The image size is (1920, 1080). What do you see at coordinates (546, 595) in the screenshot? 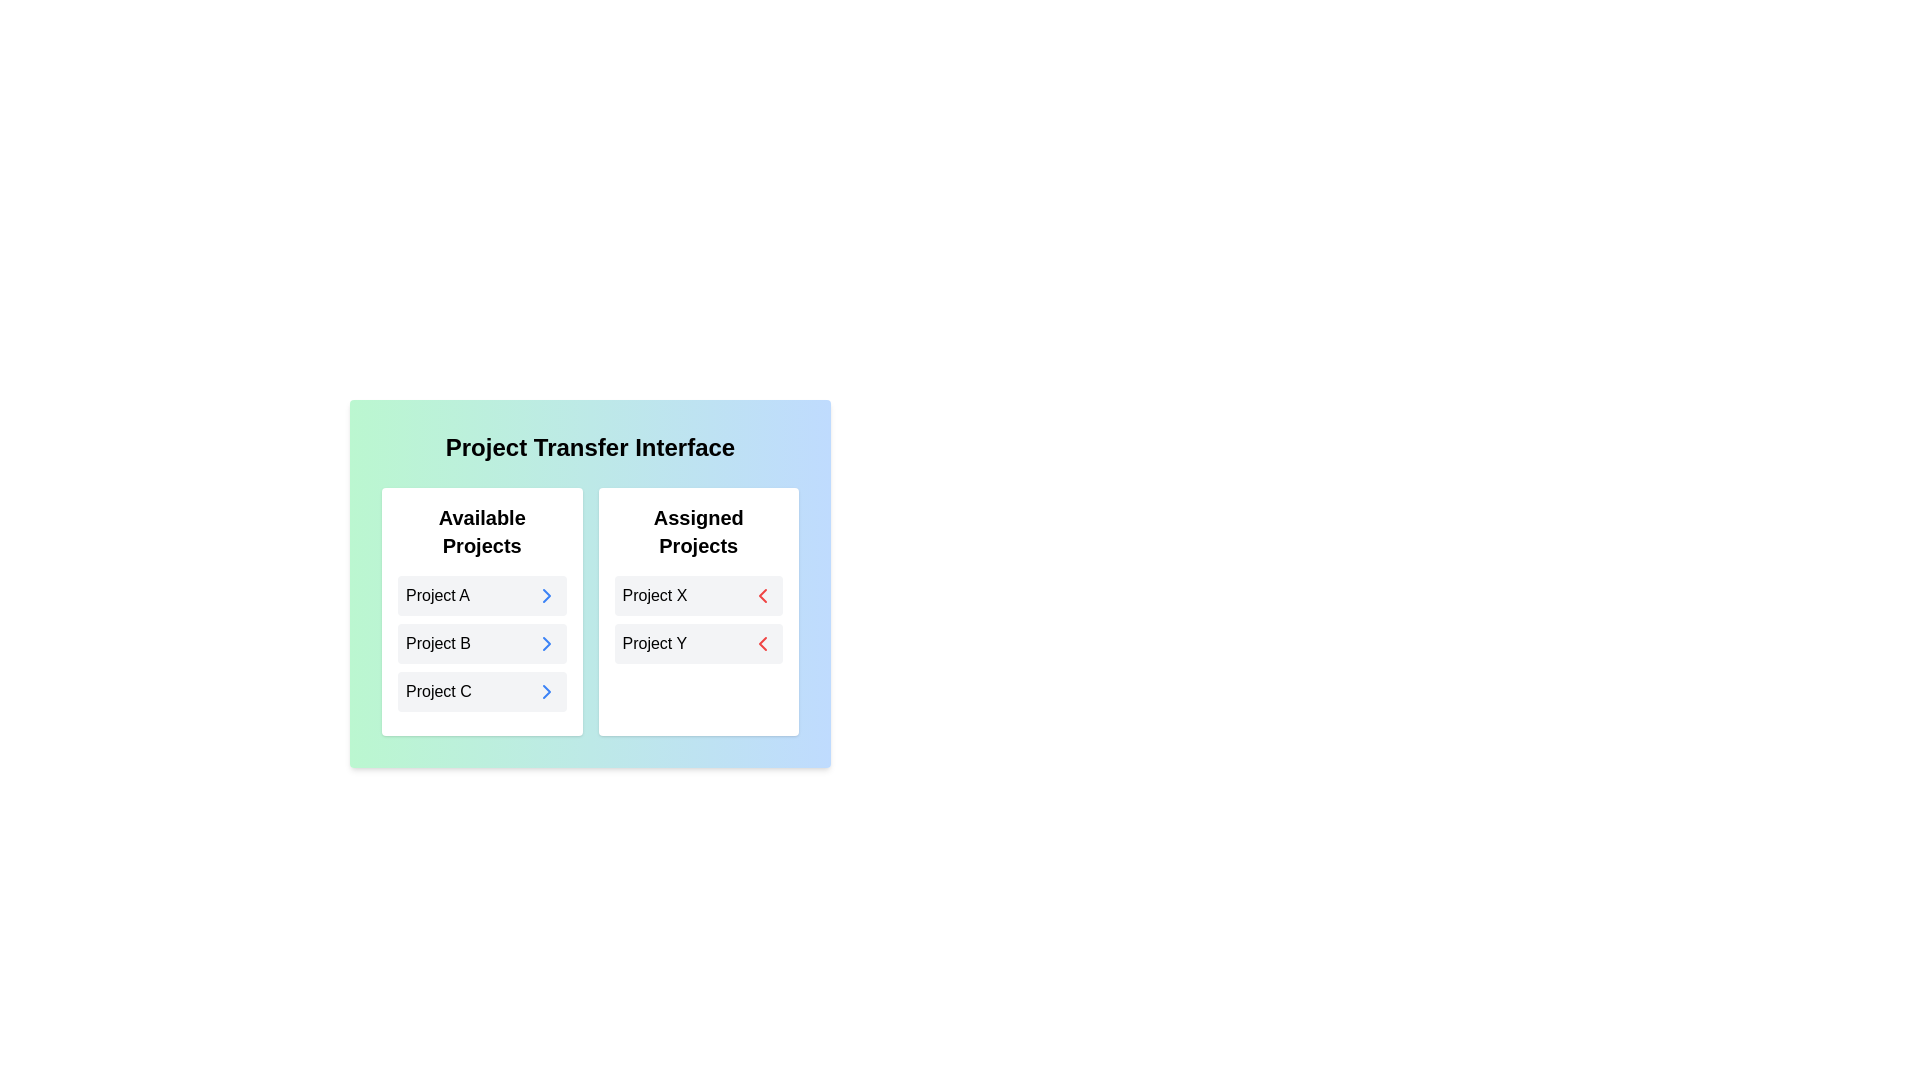
I see `the right-pointing chevron-shaped arrow icon adjacent to 'Project A' in the 'Available Projects' section` at bounding box center [546, 595].